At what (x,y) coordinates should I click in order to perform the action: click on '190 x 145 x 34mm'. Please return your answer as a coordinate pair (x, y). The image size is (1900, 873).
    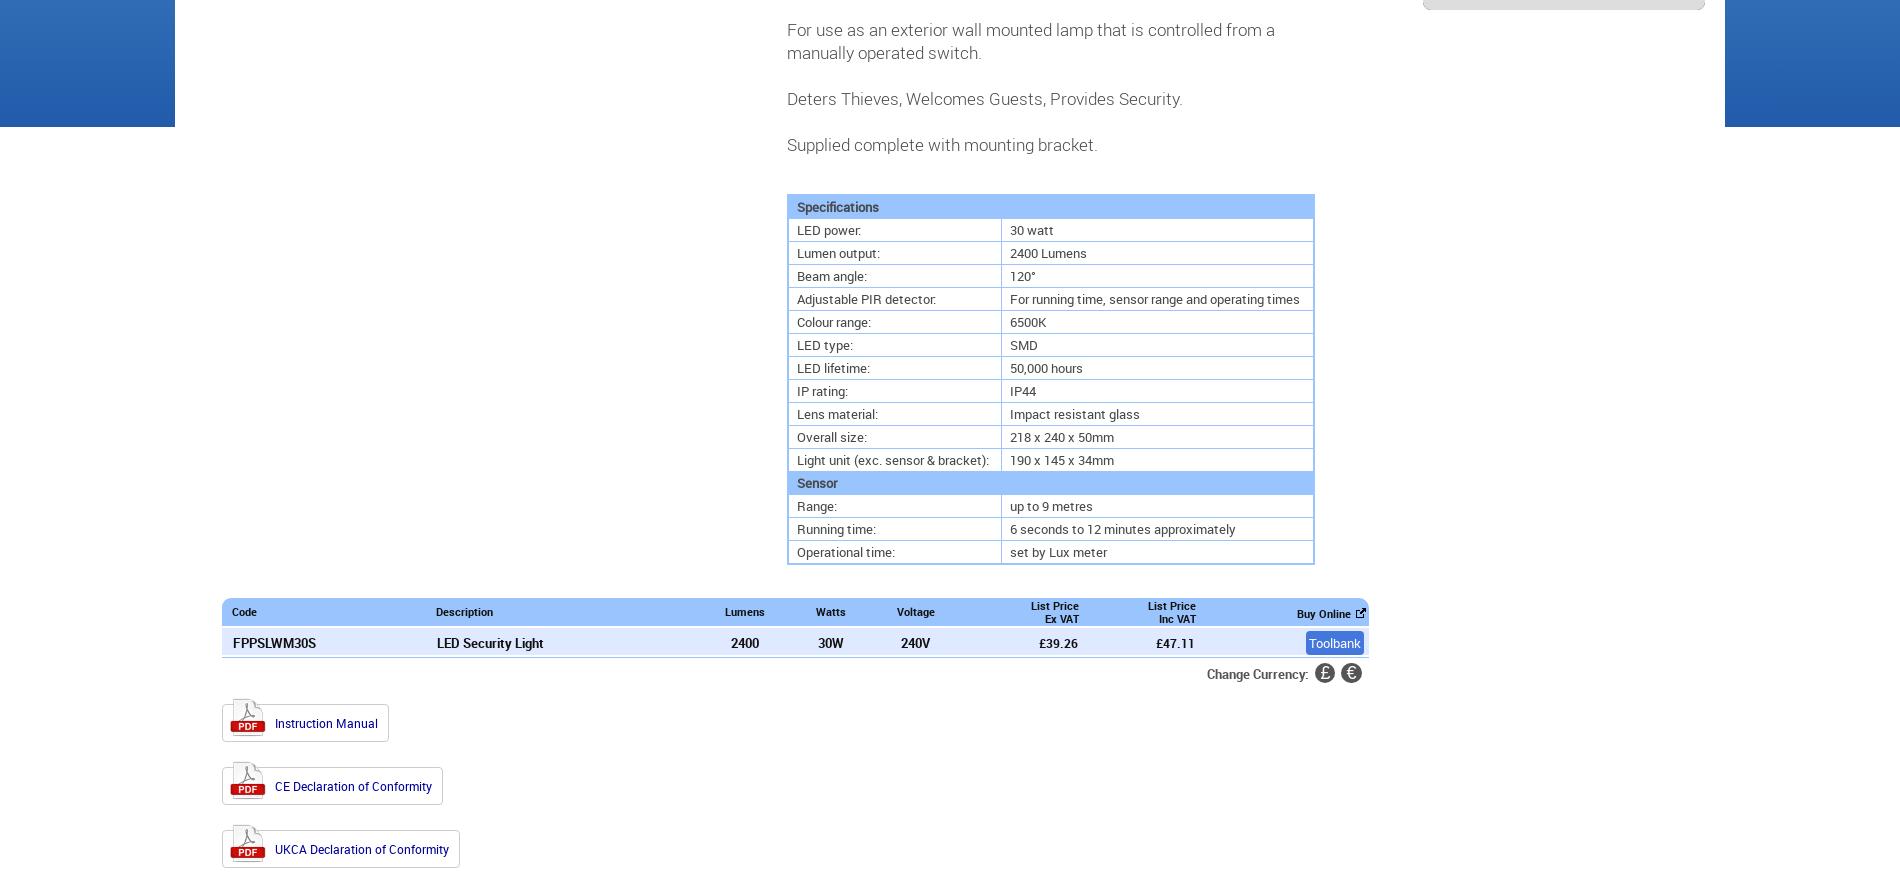
    Looking at the image, I should click on (1009, 459).